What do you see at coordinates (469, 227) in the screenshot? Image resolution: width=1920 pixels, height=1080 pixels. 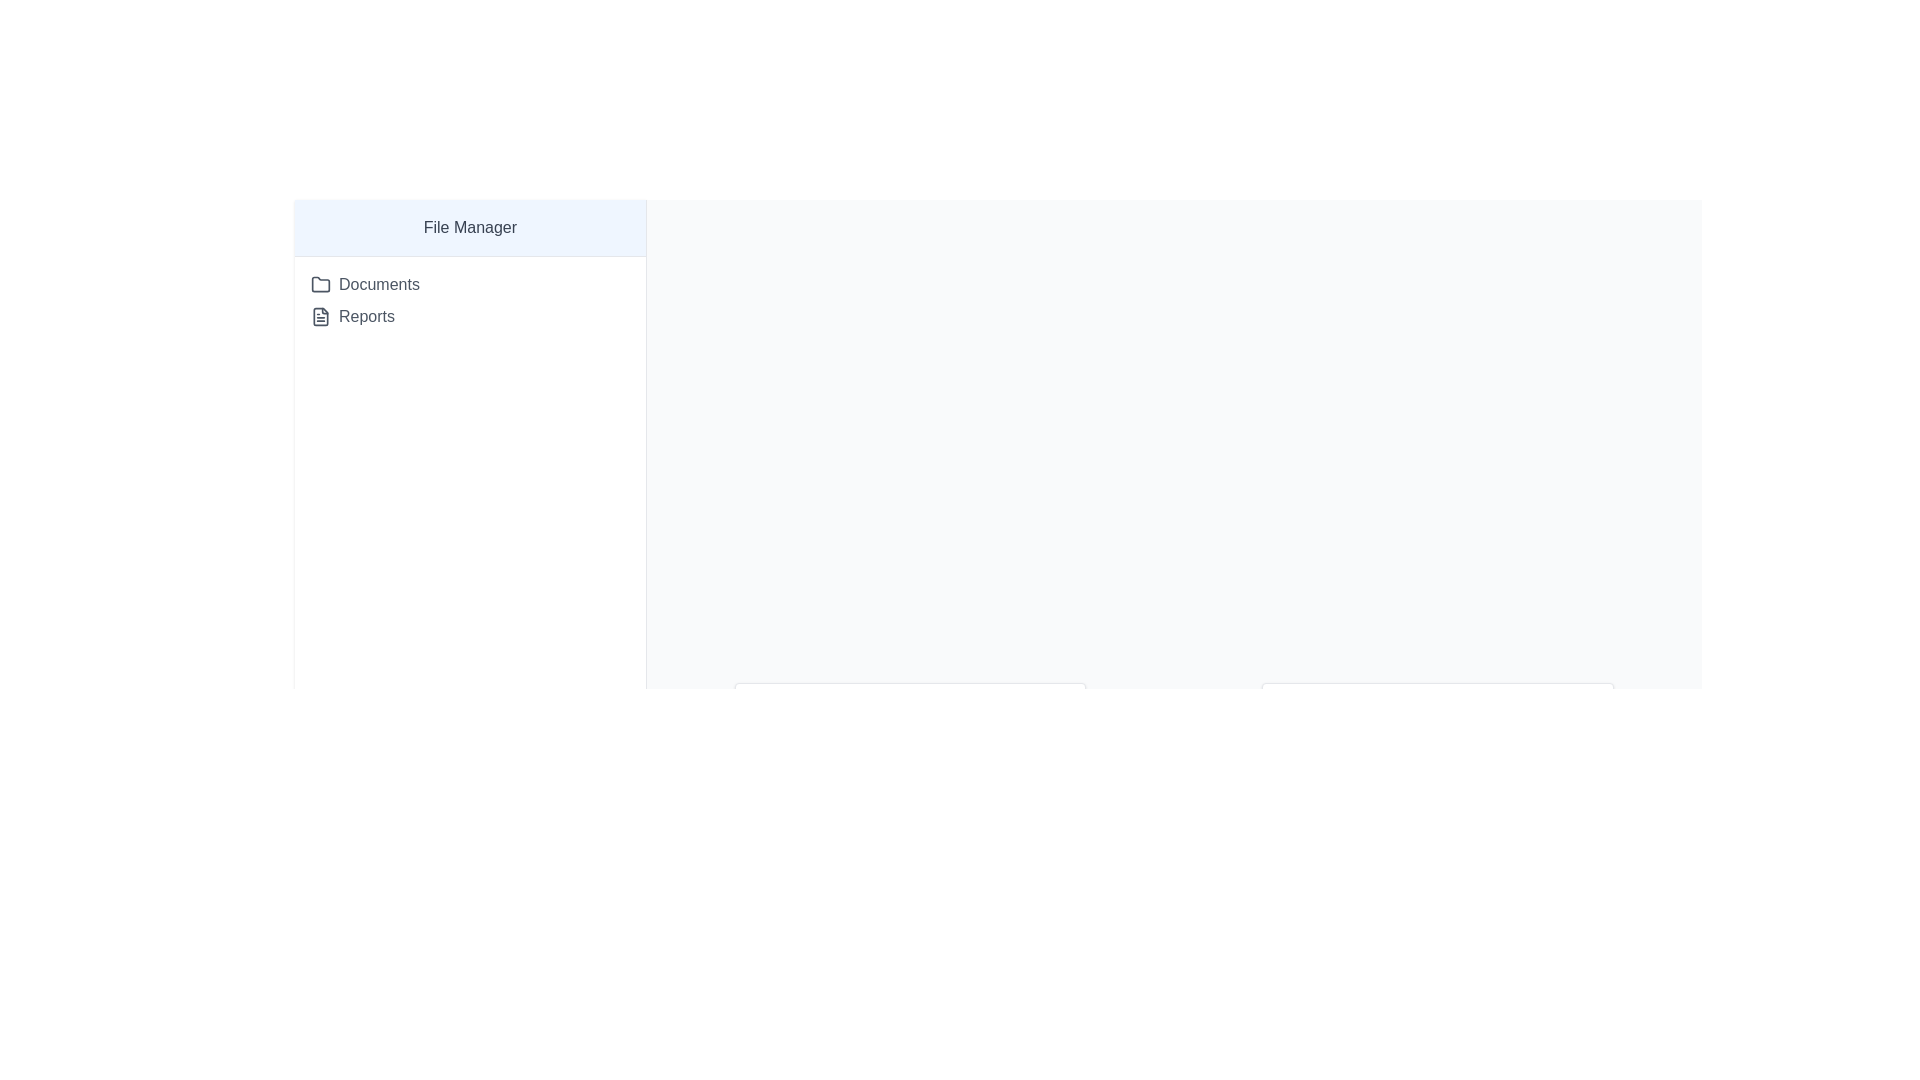 I see `the 'File Manager' text label, which is a bold heading located at the top of the columnar section with a light blue background` at bounding box center [469, 227].